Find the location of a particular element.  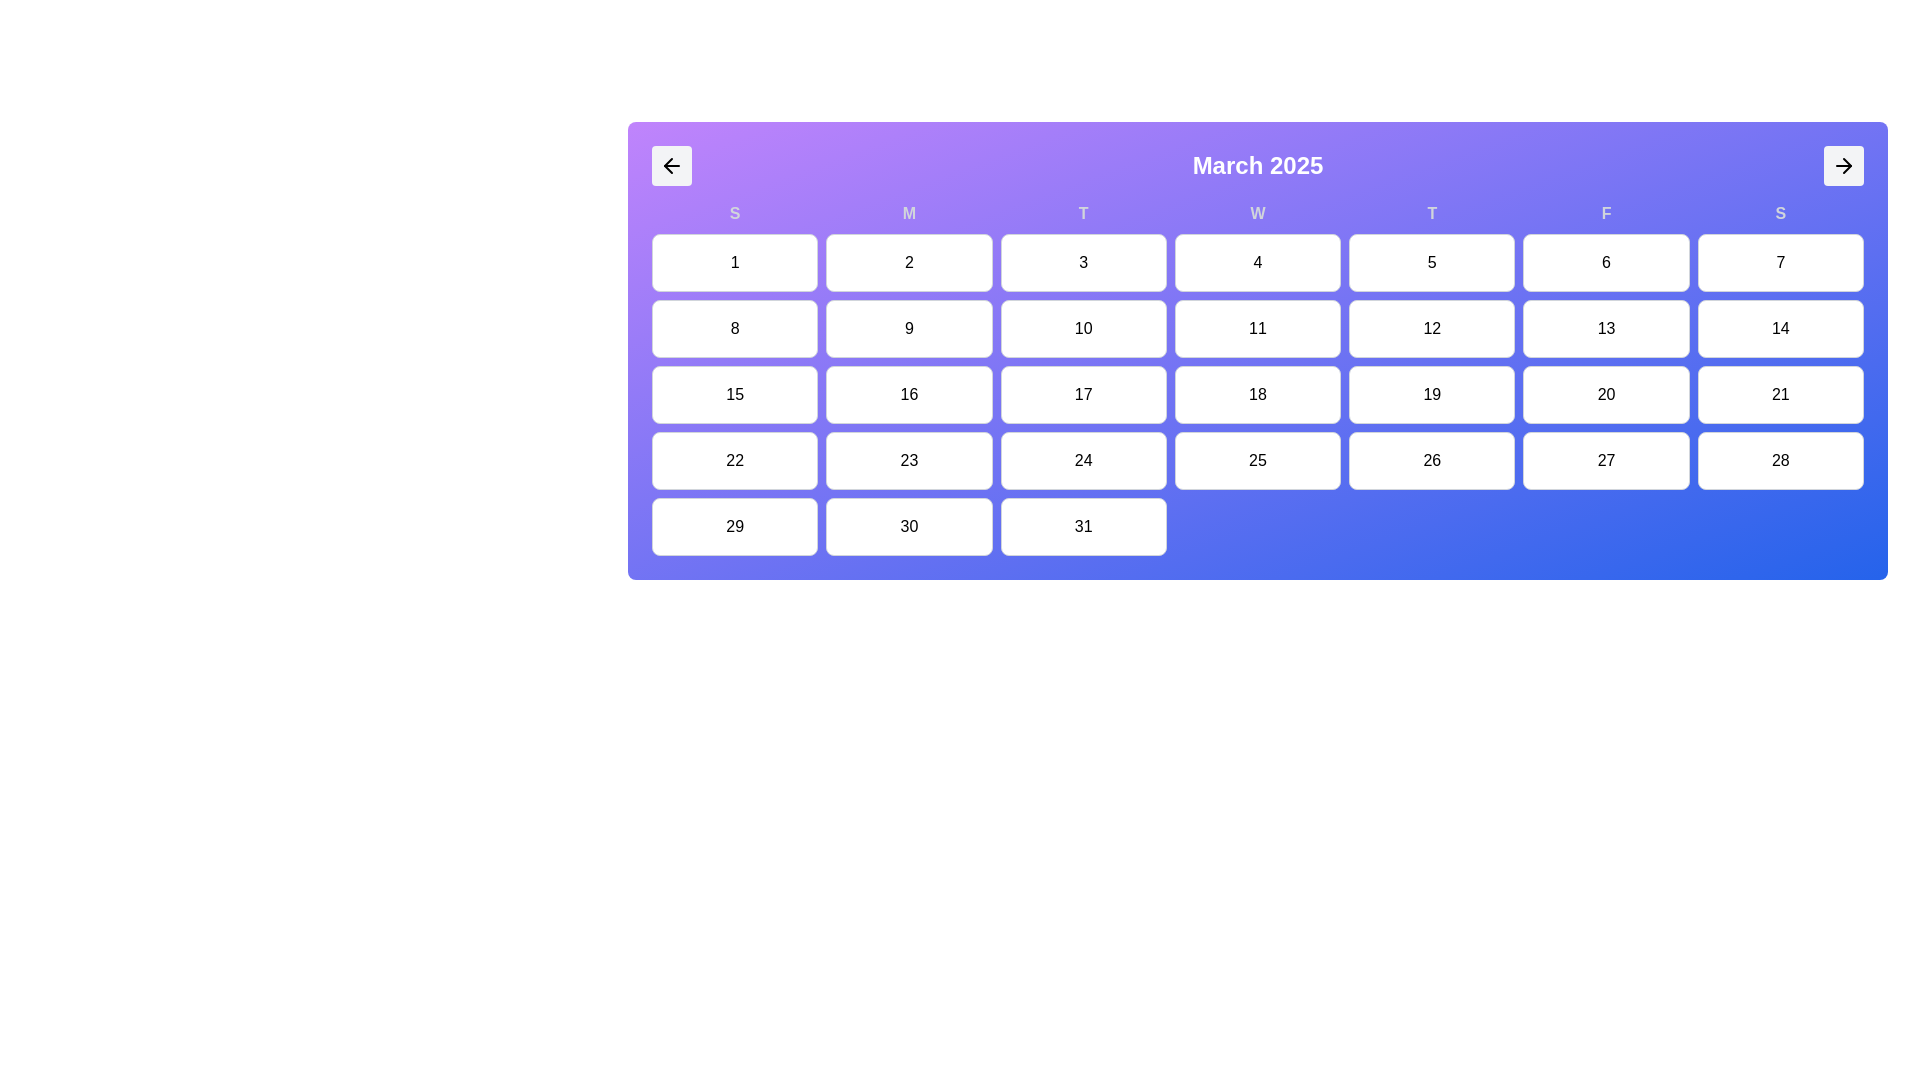

the button representing day 20 in the calendar grid, located under the Friday (F) header is located at coordinates (1606, 394).